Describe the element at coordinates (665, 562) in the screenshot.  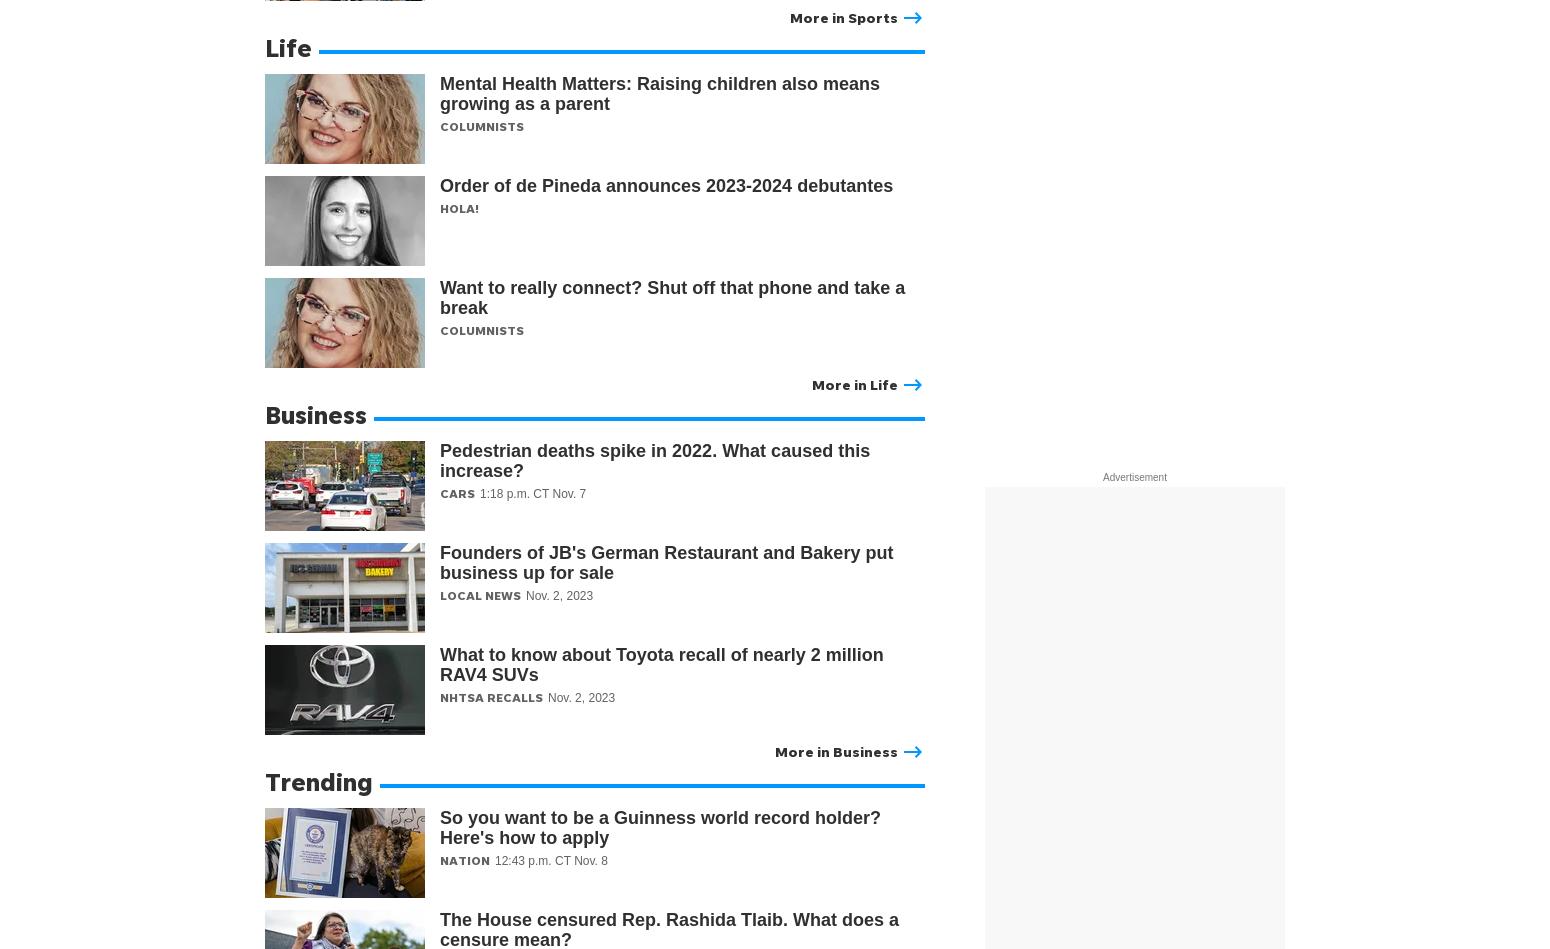
I see `'Founders of JB's German Restaurant and Bakery put business up for sale'` at that location.